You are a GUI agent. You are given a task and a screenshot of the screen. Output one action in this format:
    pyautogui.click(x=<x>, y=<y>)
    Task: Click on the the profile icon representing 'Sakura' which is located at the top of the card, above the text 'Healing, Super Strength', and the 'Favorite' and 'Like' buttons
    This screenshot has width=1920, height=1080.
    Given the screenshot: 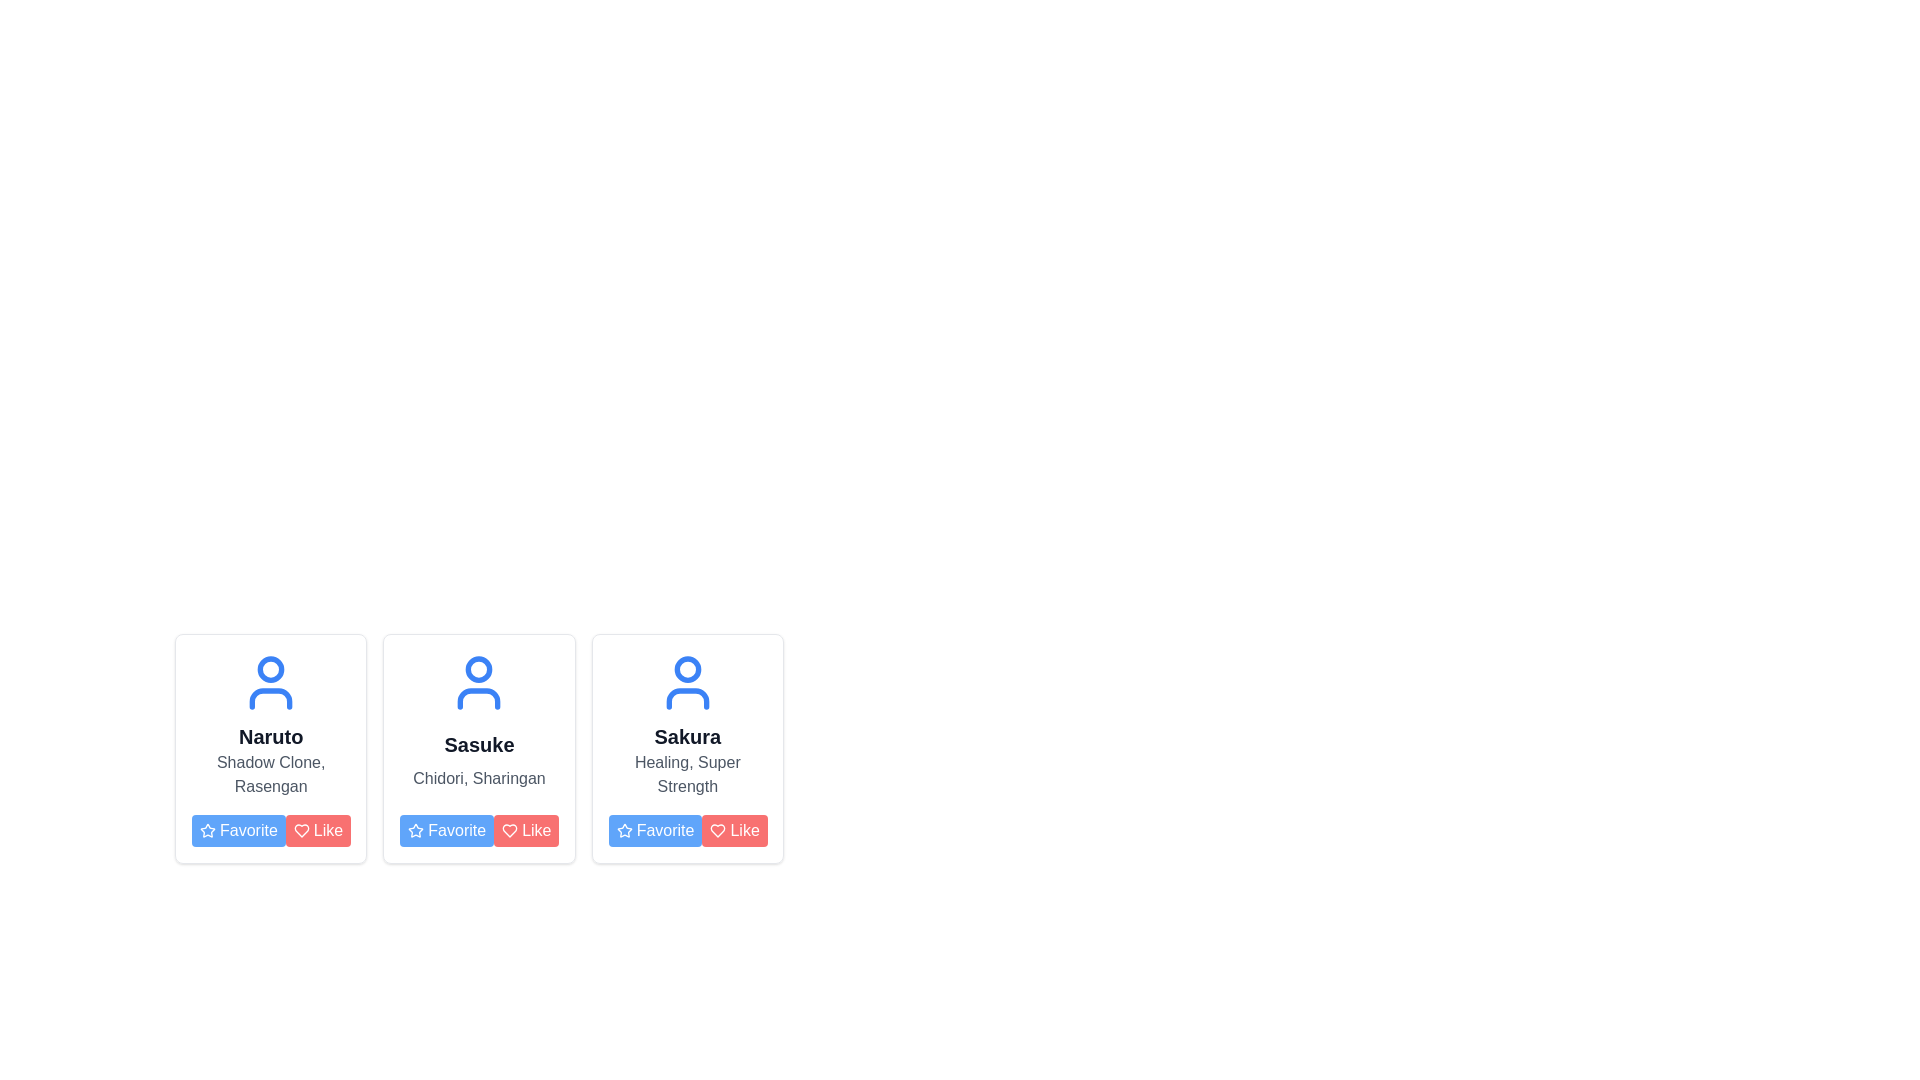 What is the action you would take?
    pyautogui.click(x=687, y=681)
    